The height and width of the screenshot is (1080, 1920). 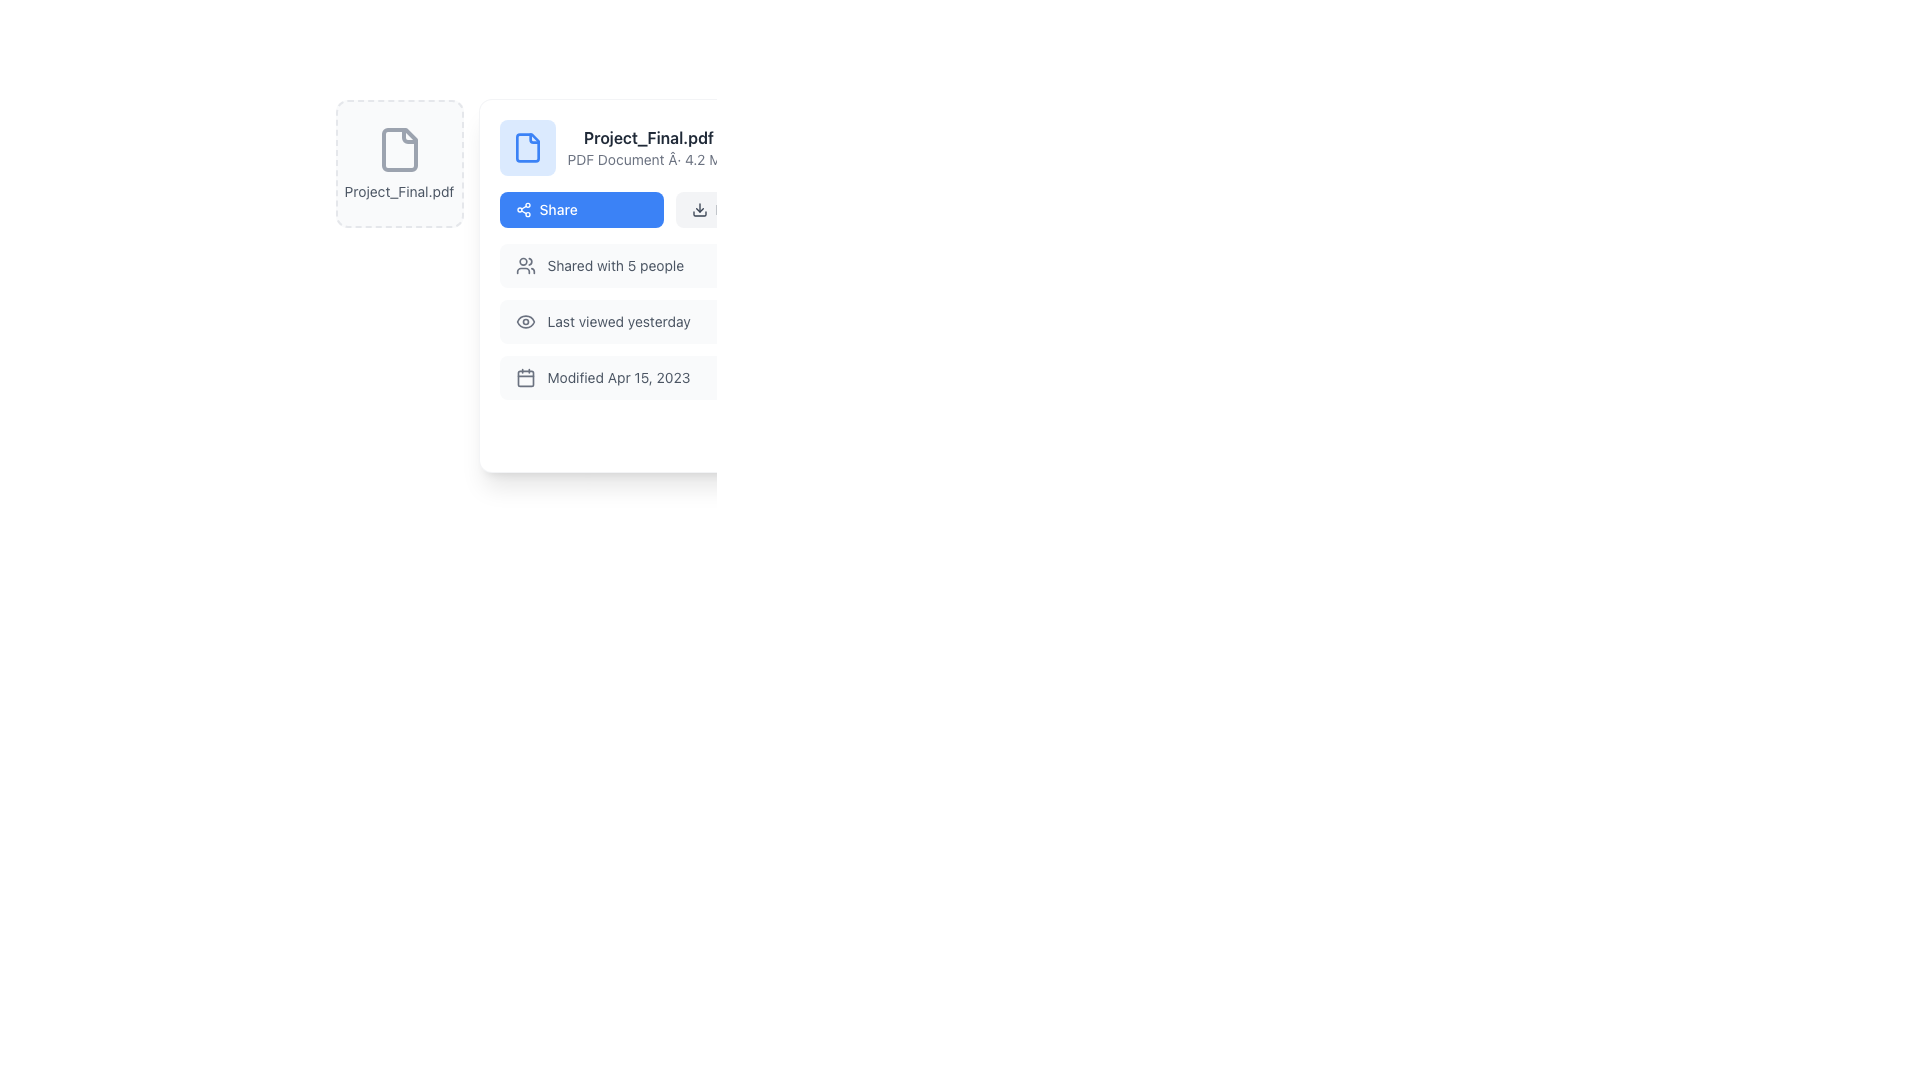 I want to click on the small eye-shaped vector graphic icon located in the detailed information panel of the file 'Project_Final.pdf', so click(x=525, y=320).